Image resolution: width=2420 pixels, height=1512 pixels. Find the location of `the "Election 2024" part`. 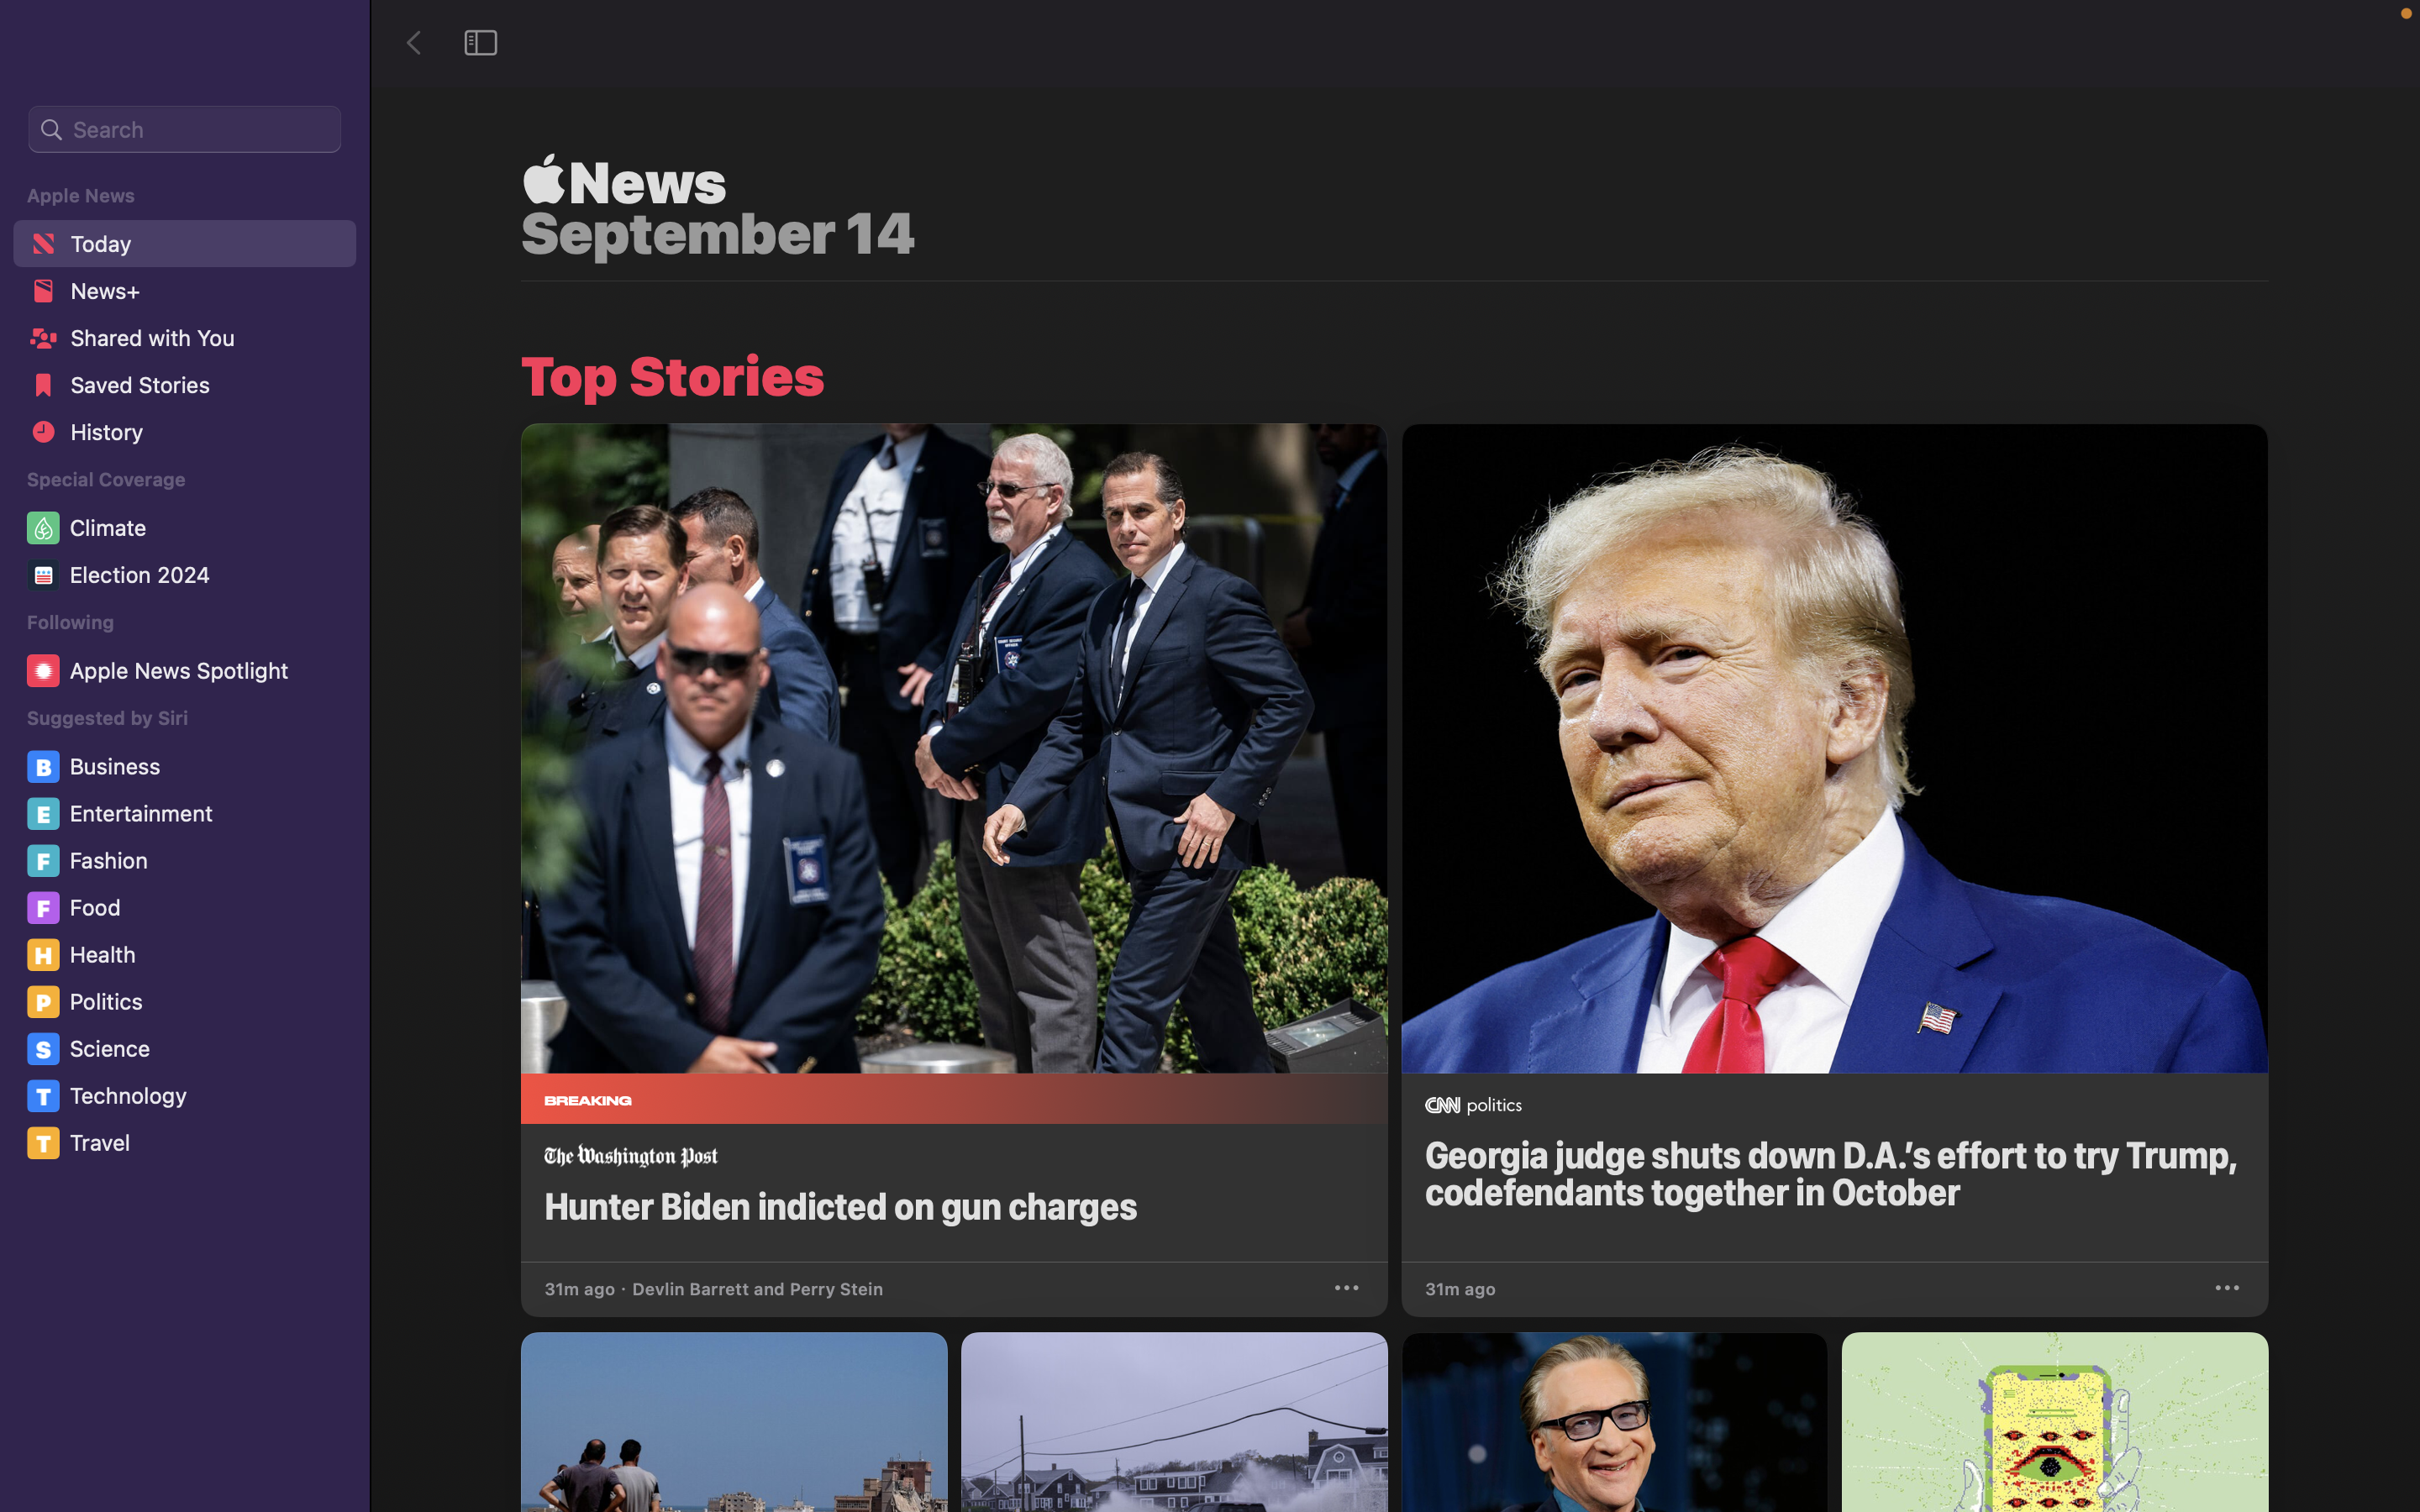

the "Election 2024" part is located at coordinates (187, 578).